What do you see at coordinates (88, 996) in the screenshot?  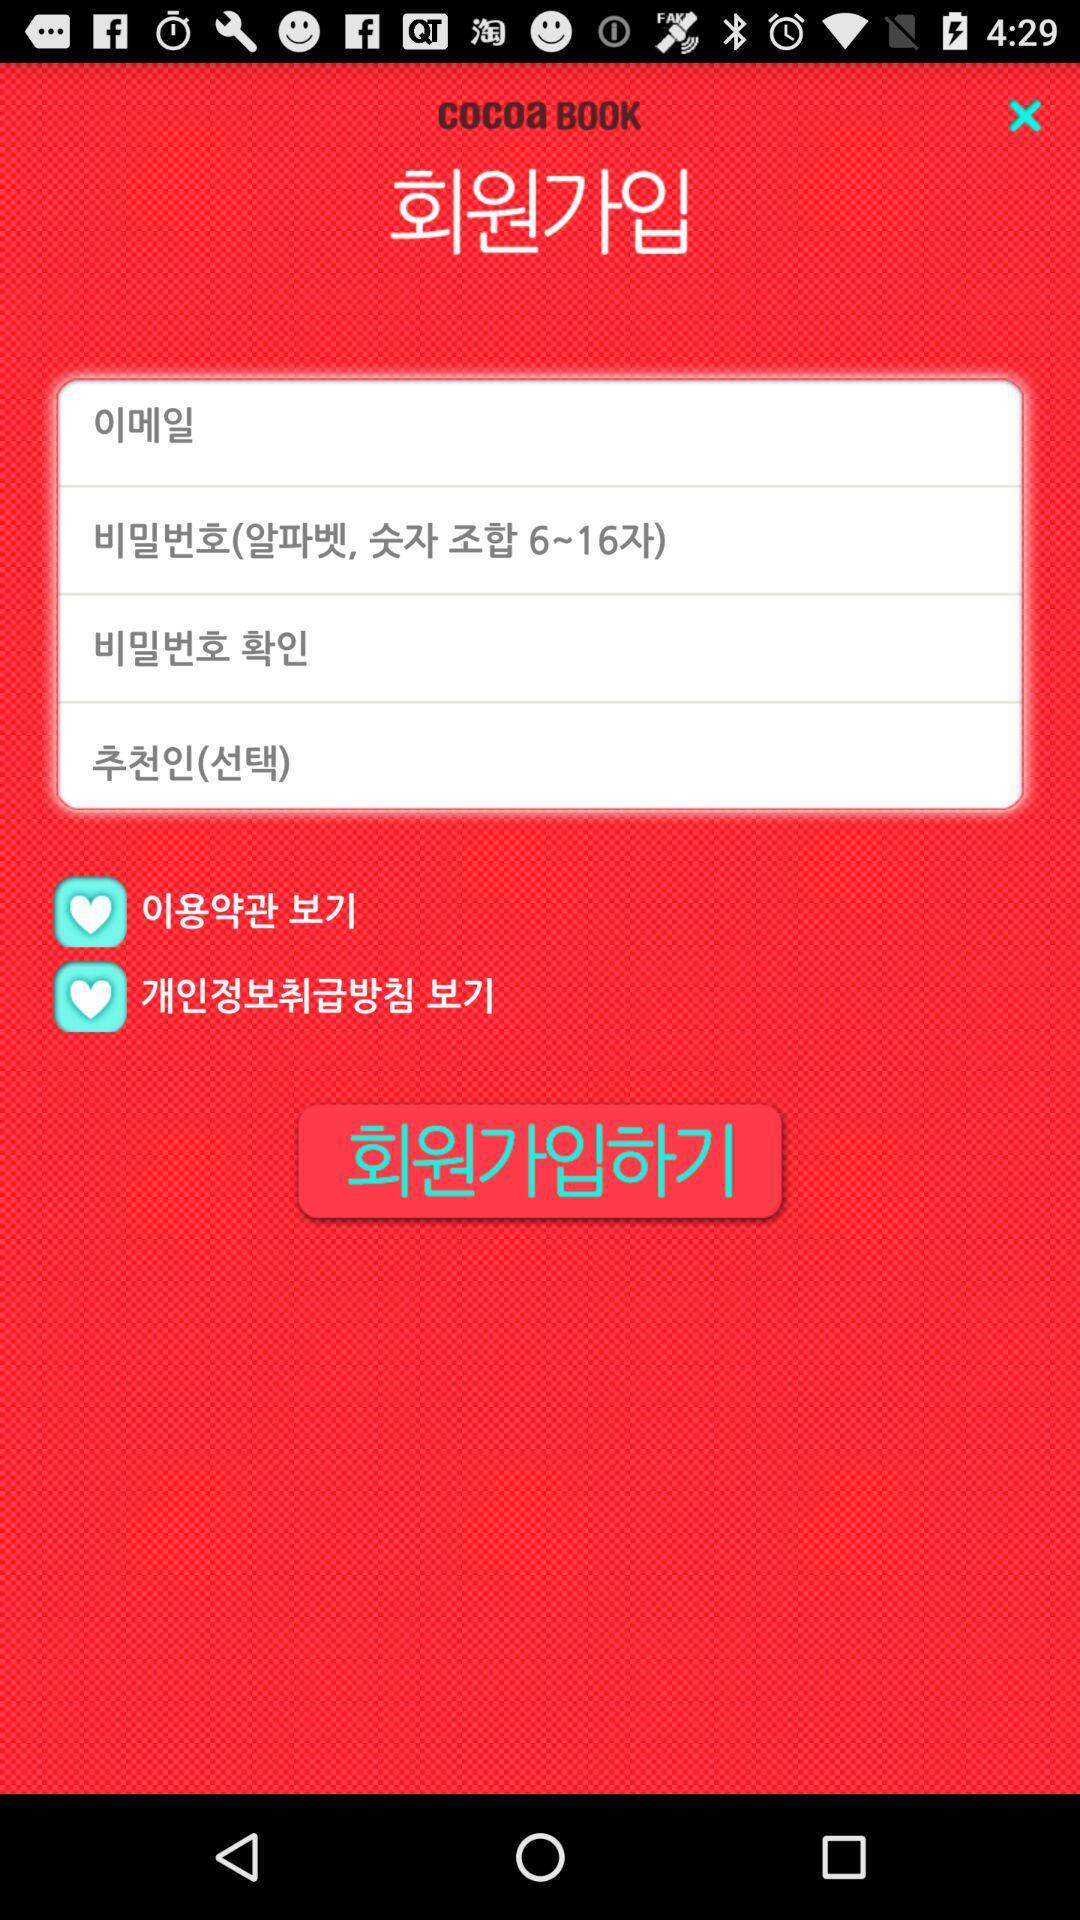 I see `option` at bounding box center [88, 996].